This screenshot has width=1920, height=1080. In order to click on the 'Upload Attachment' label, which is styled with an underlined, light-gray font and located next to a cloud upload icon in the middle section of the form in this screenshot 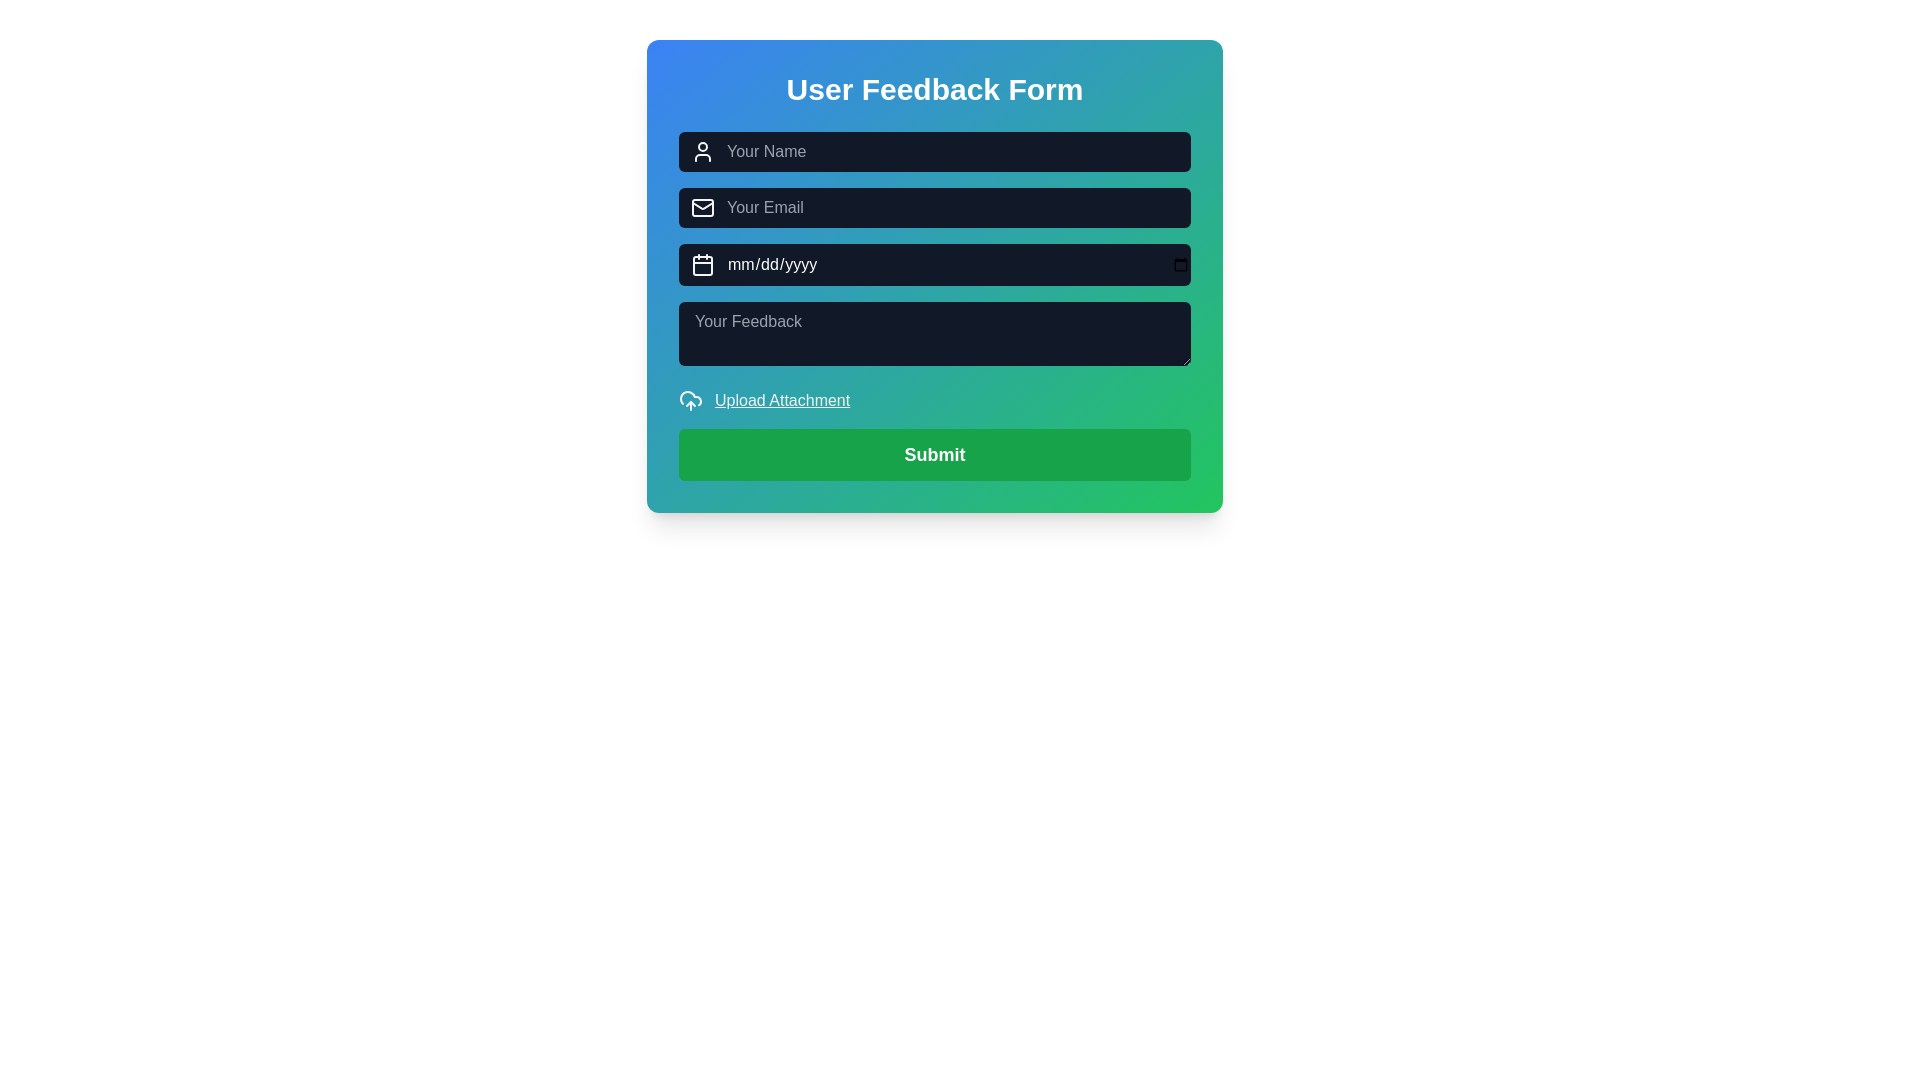, I will do `click(781, 401)`.